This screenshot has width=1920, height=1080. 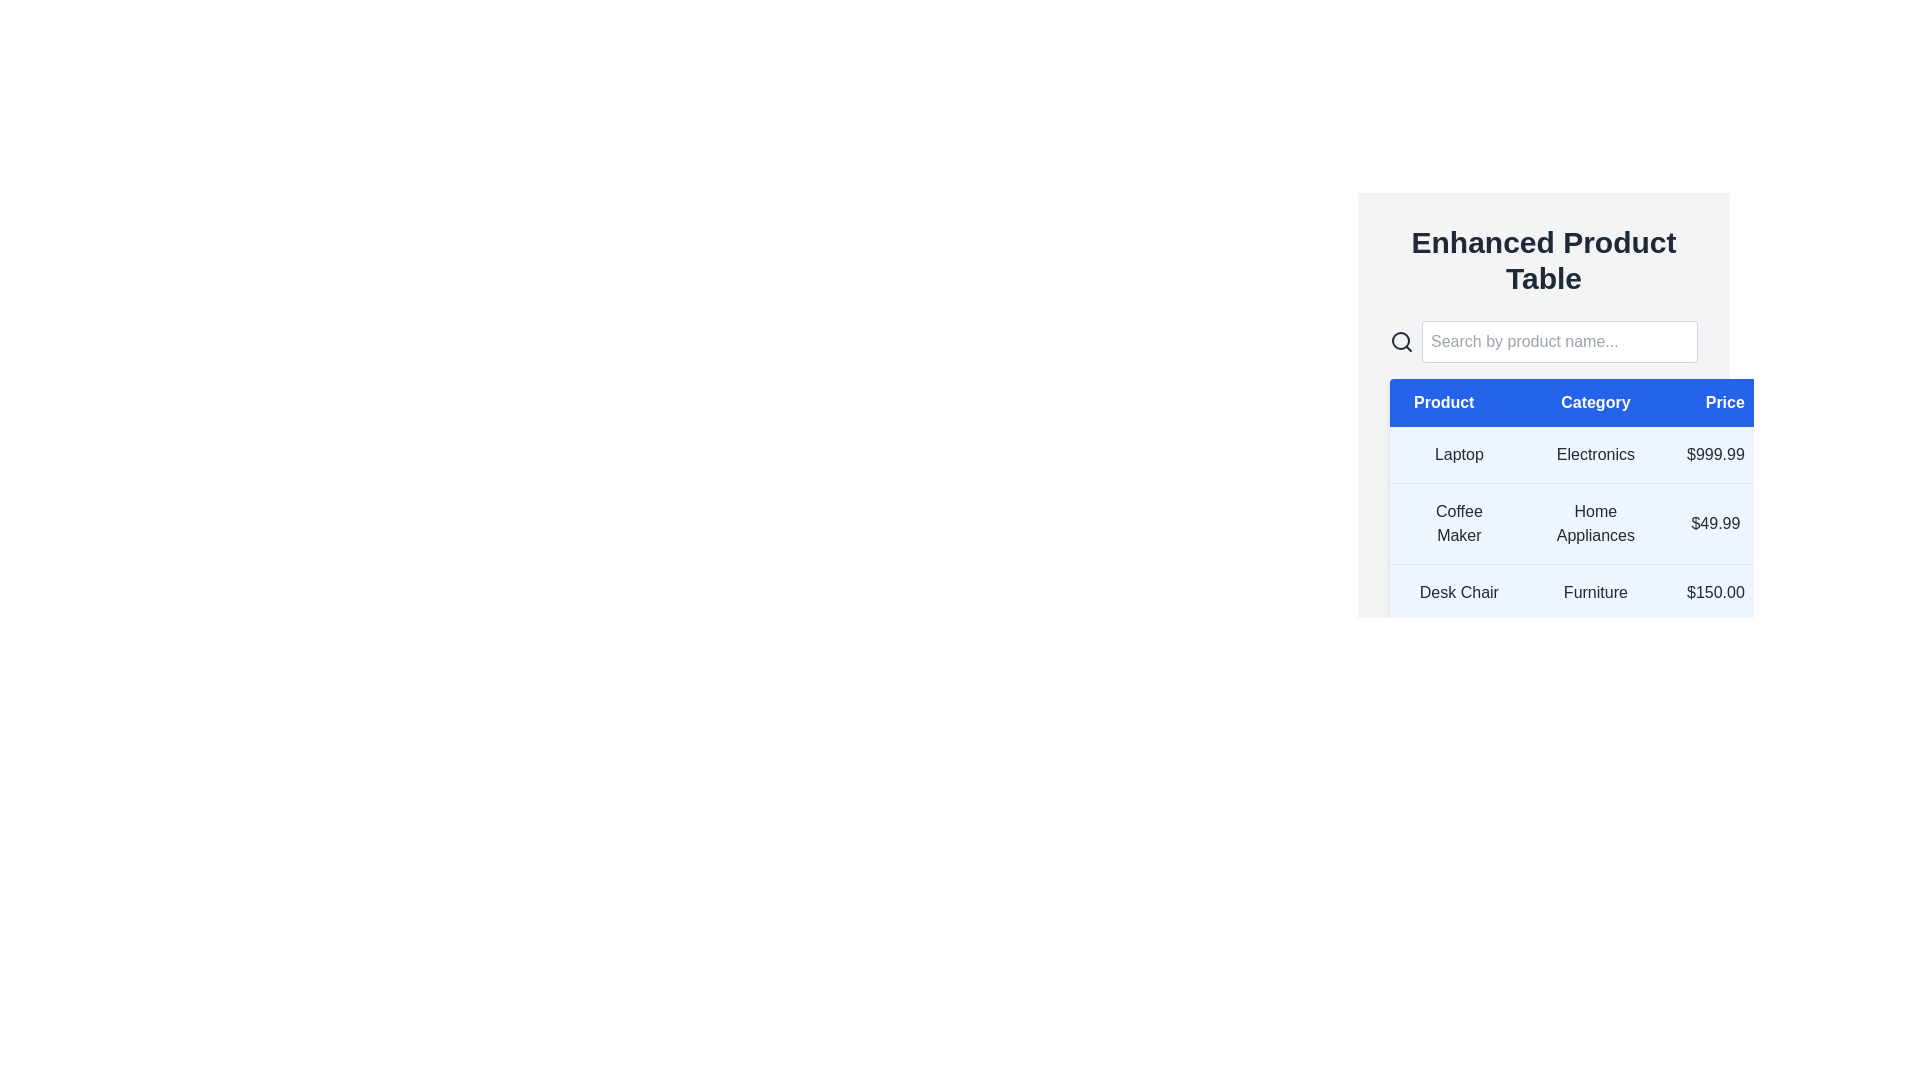 I want to click on the 'Product' column header in the table, located at the top-left corner of the header row, so click(x=1459, y=402).